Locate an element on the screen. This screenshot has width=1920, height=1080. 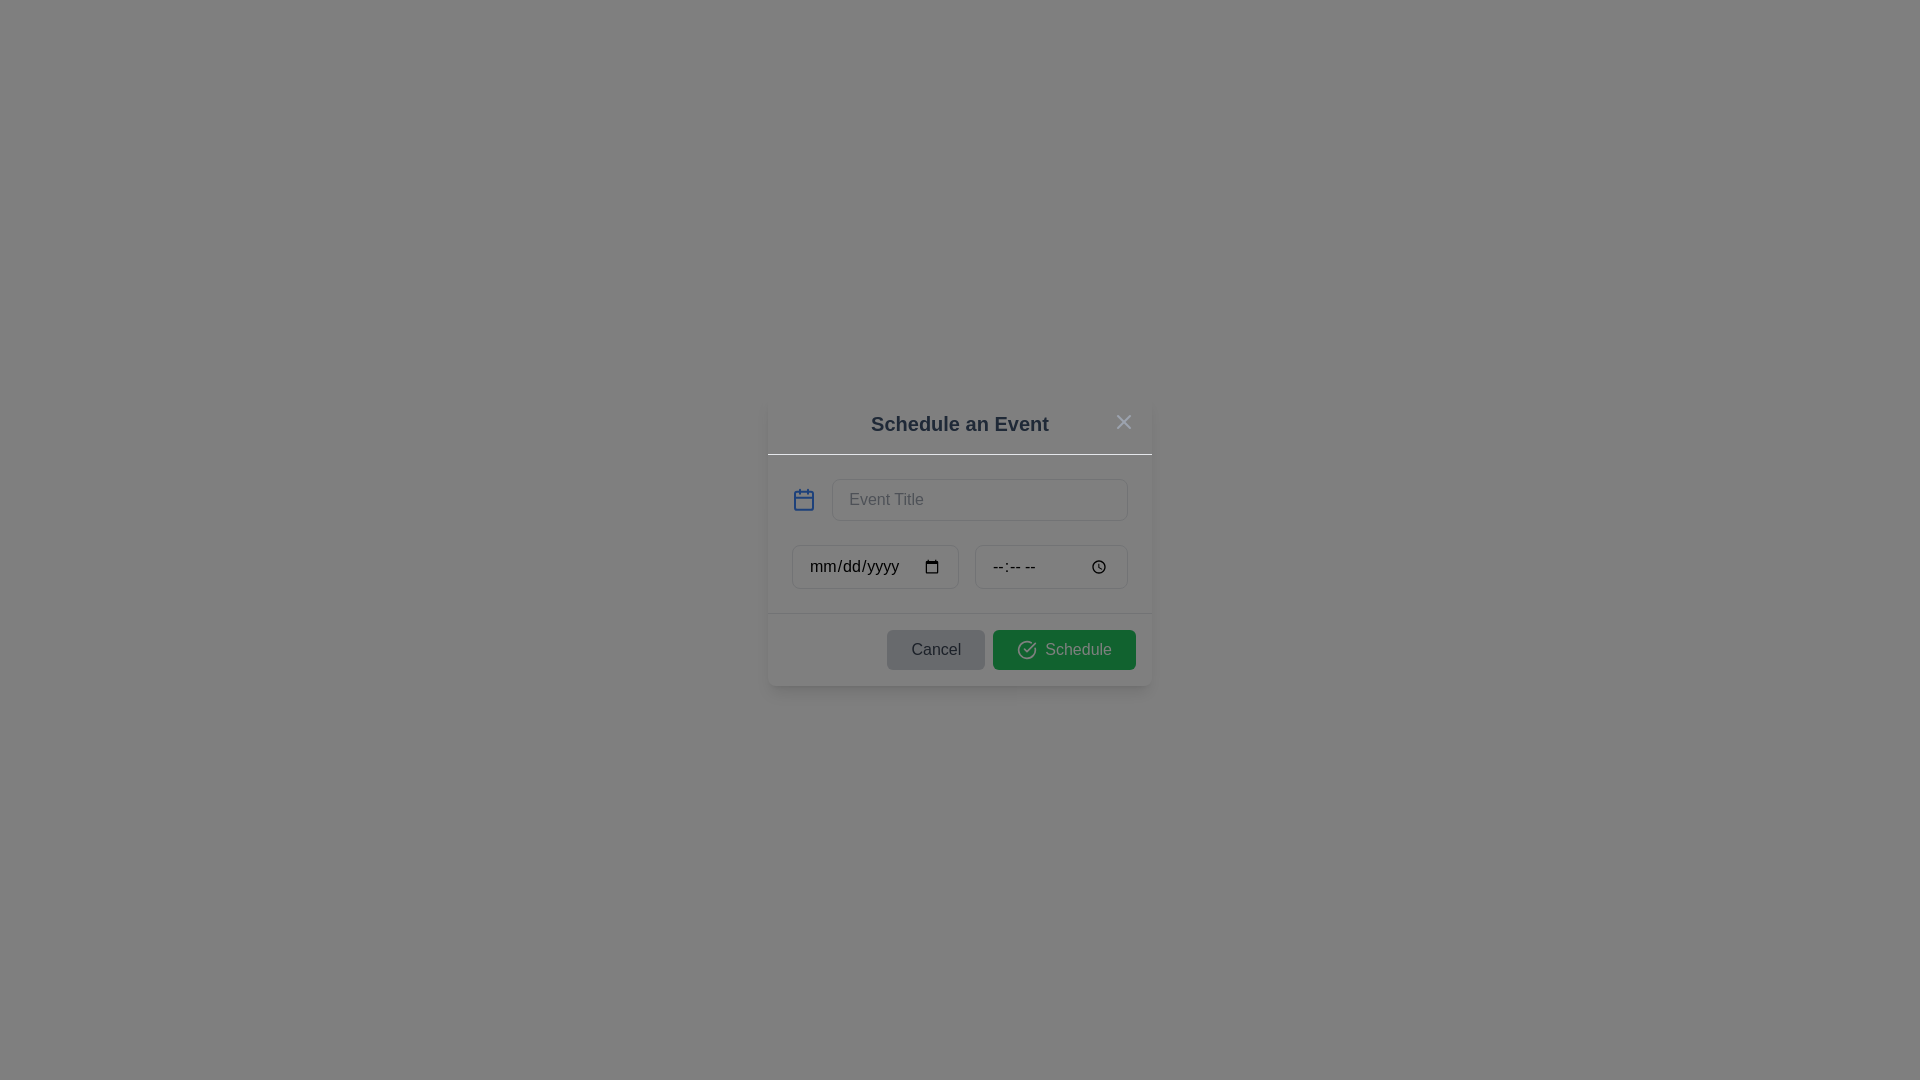
the 'Schedule' button with a green background and checkmark icon located at the bottom-right corner of the 'Schedule an Event' modal is located at coordinates (1063, 650).